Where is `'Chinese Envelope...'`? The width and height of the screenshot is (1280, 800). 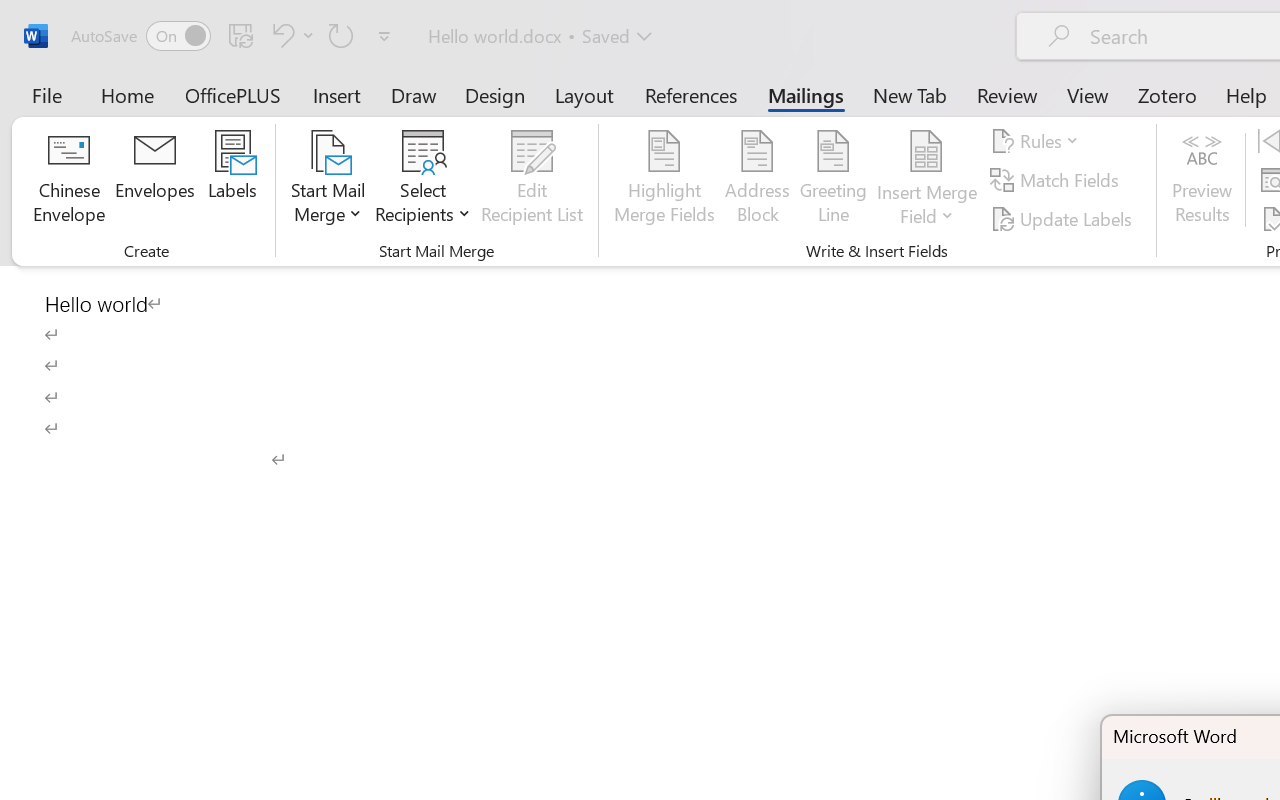
'Chinese Envelope...' is located at coordinates (69, 179).